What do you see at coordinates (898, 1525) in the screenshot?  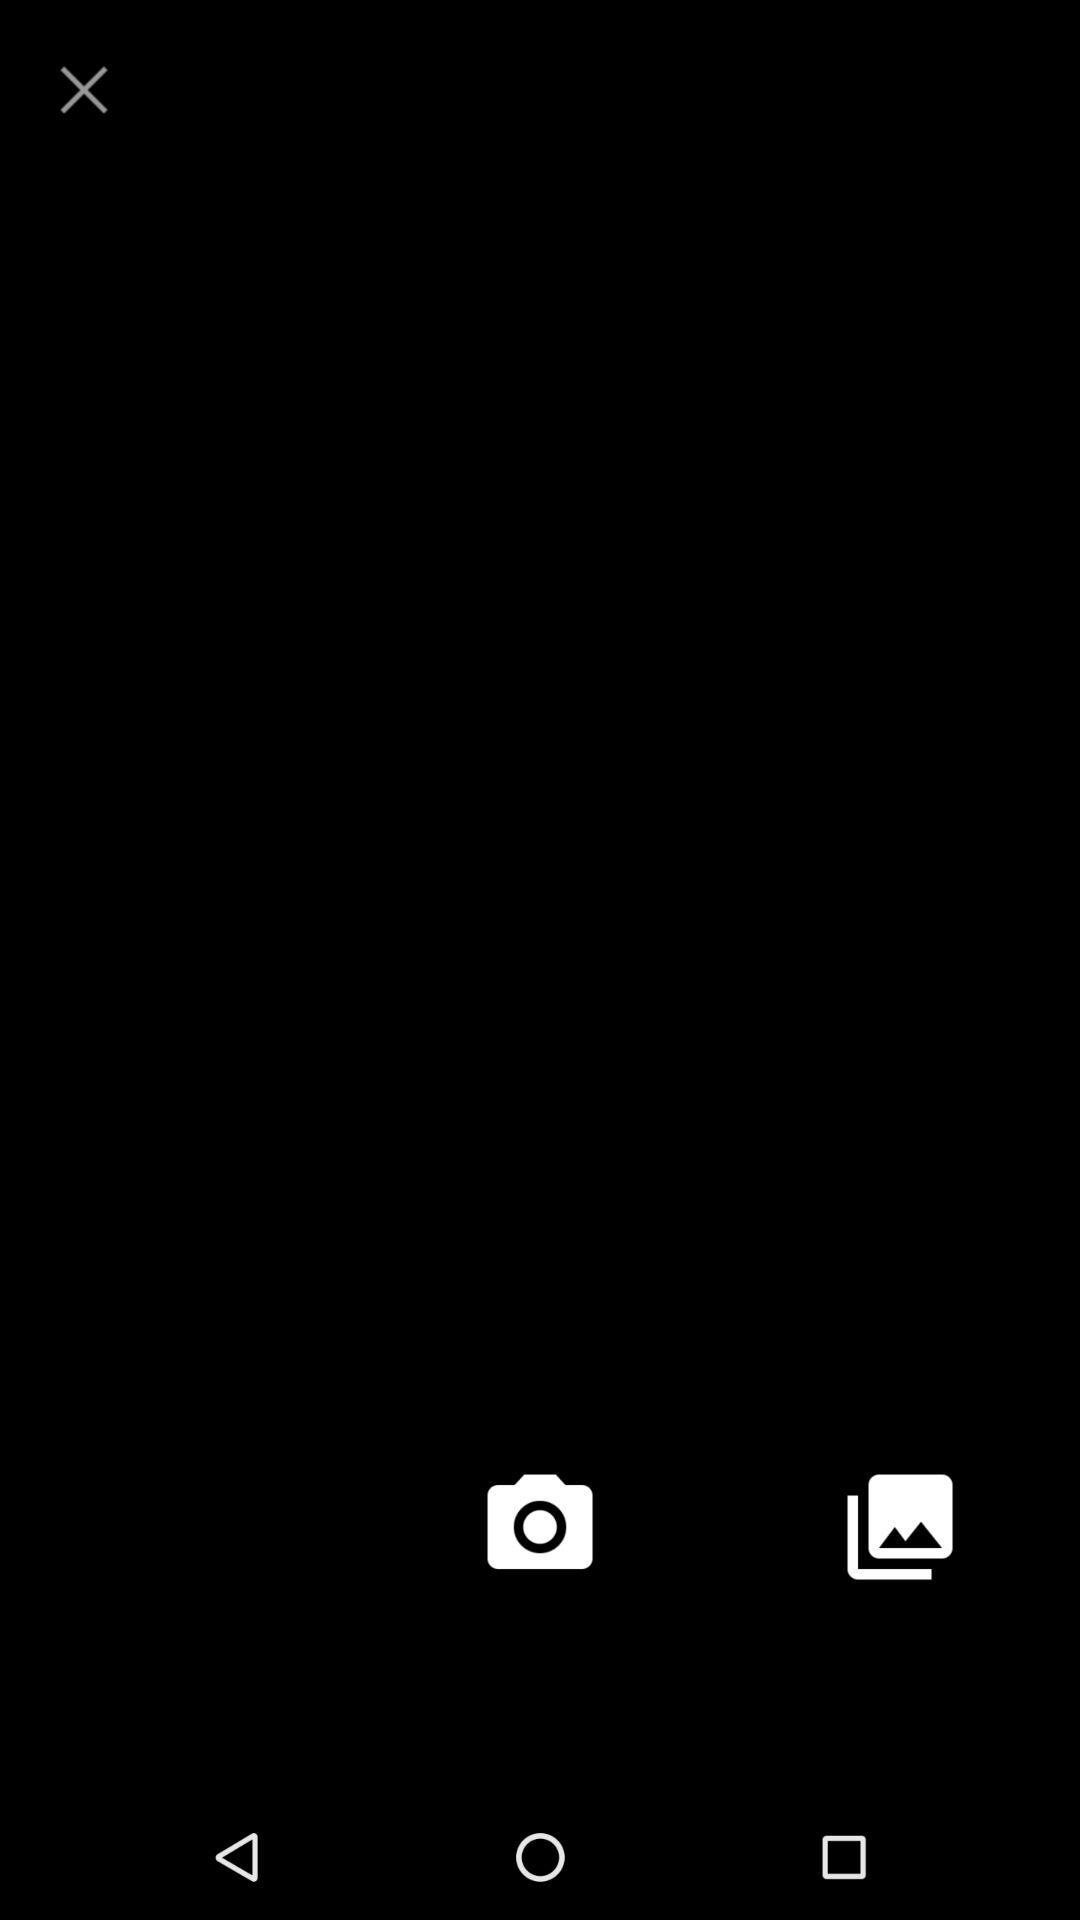 I see `the icon at the bottom right corner` at bounding box center [898, 1525].